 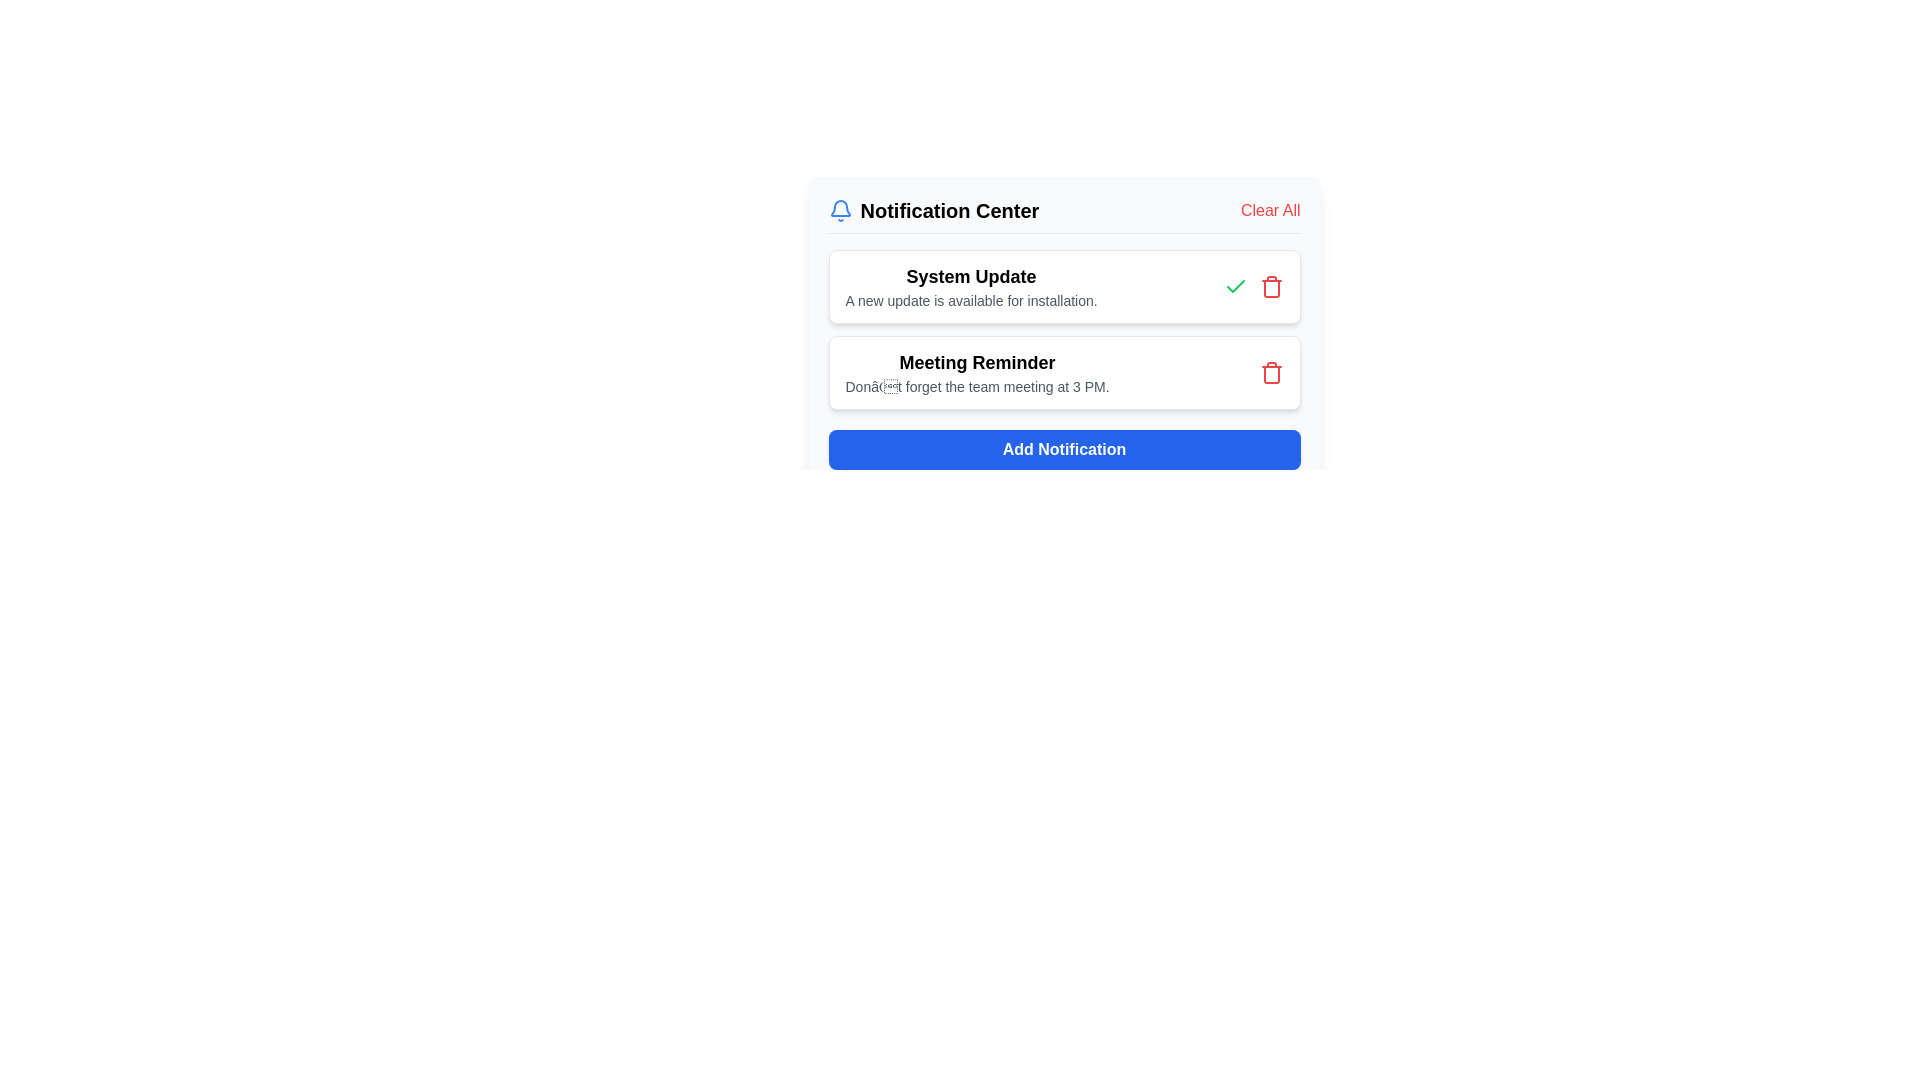 I want to click on the Interactive icon group located in the upper right corner of the 'System Update' notification, so click(x=1252, y=286).